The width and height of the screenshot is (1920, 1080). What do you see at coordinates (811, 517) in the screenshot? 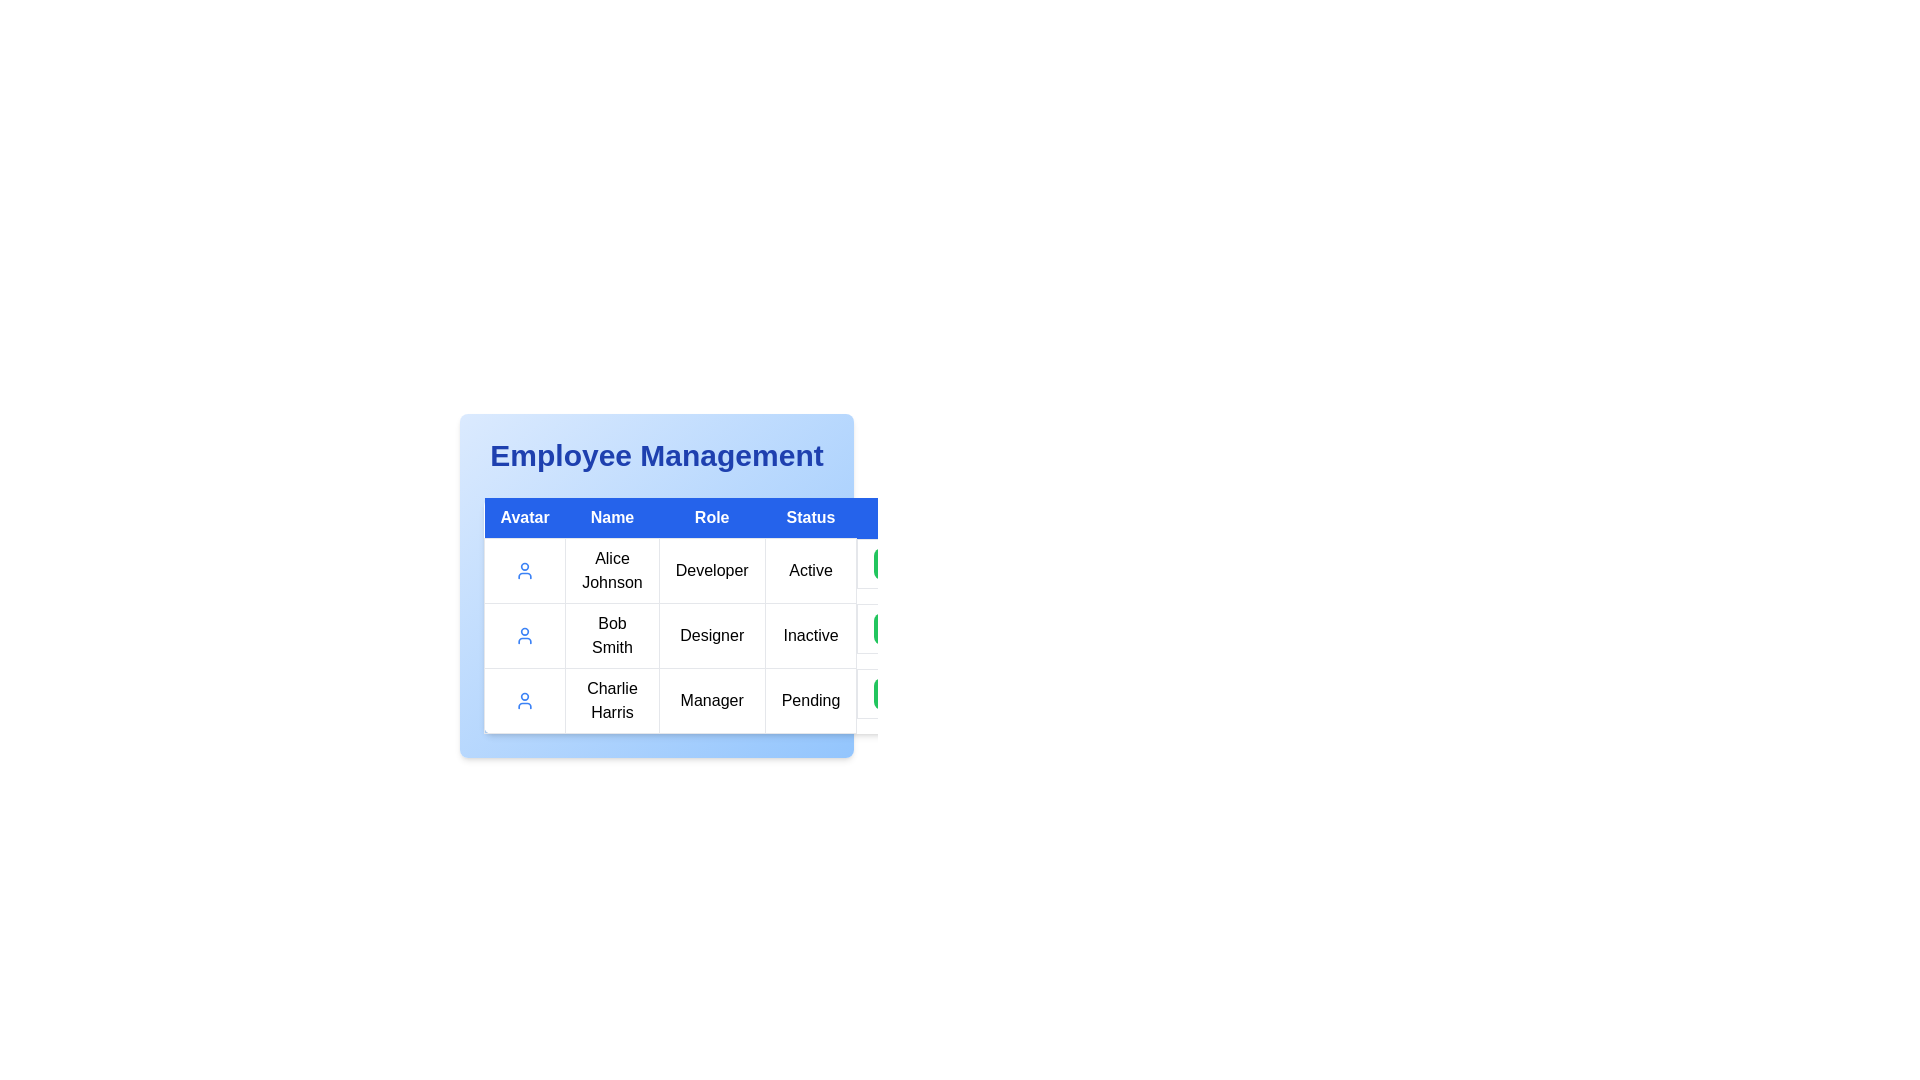
I see `the 'Status' label, which displays white text on a blue background and is the fourth element in a row of labels including 'Avatar', 'Name', 'Role', and 'Actions'` at bounding box center [811, 517].